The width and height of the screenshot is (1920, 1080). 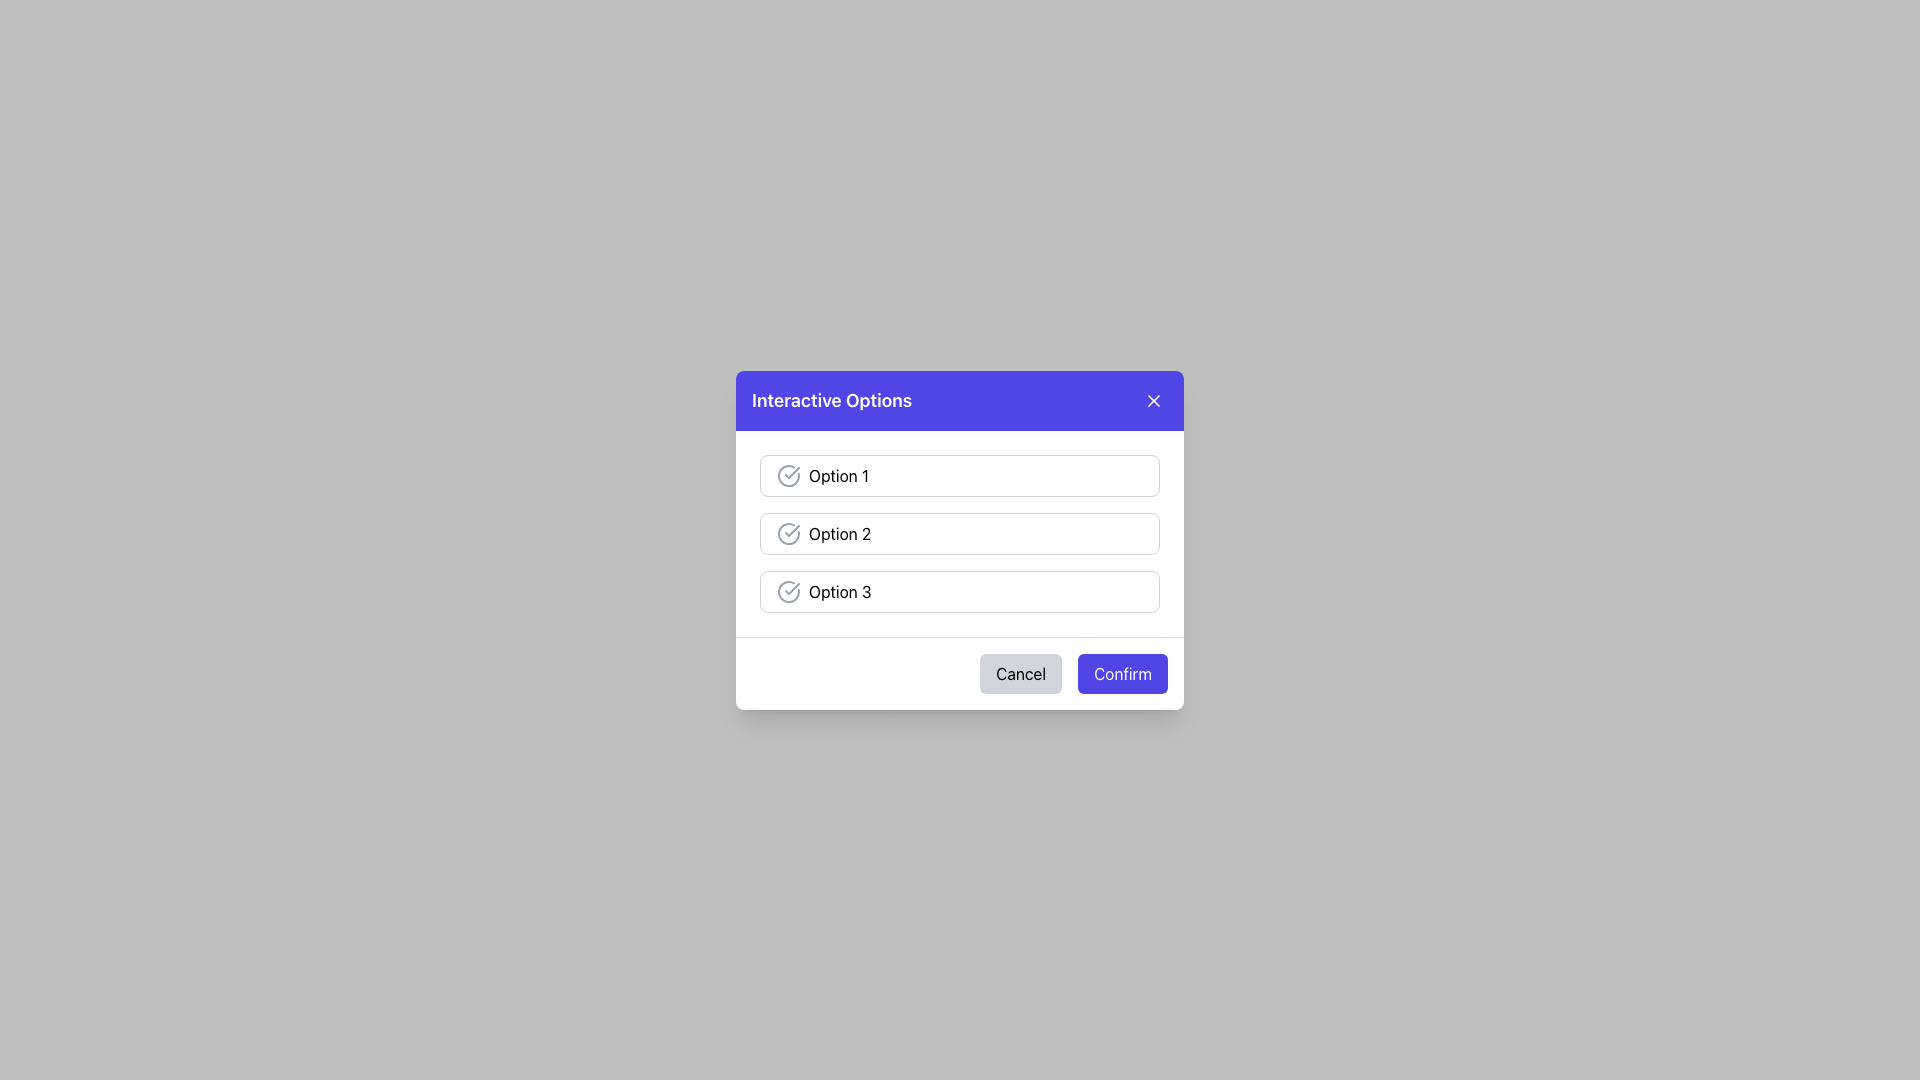 What do you see at coordinates (1153, 400) in the screenshot?
I see `the close button shaped like an 'X' with white strokes on a purple background located in the top right corner of the 'Interactive Options' dialog box header` at bounding box center [1153, 400].